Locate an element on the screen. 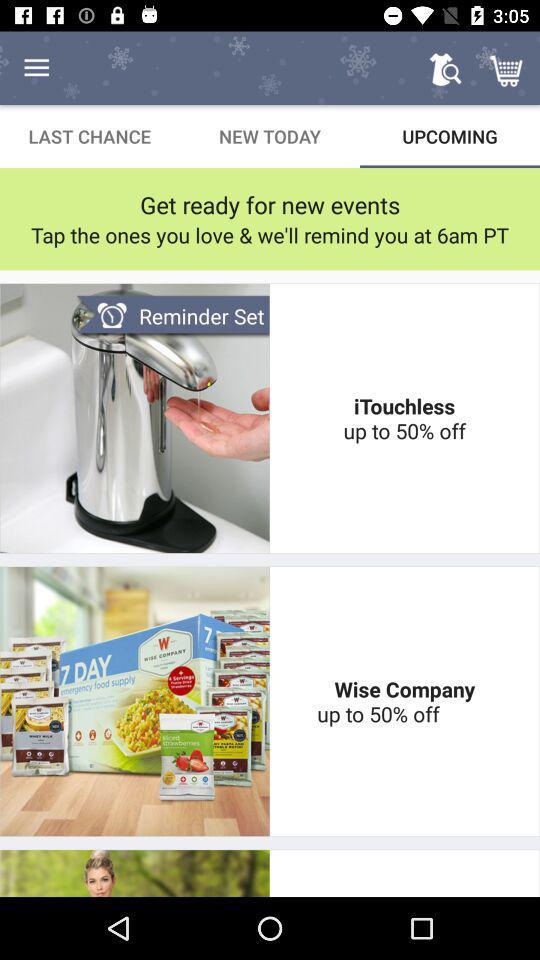  the get ready for is located at coordinates (270, 204).